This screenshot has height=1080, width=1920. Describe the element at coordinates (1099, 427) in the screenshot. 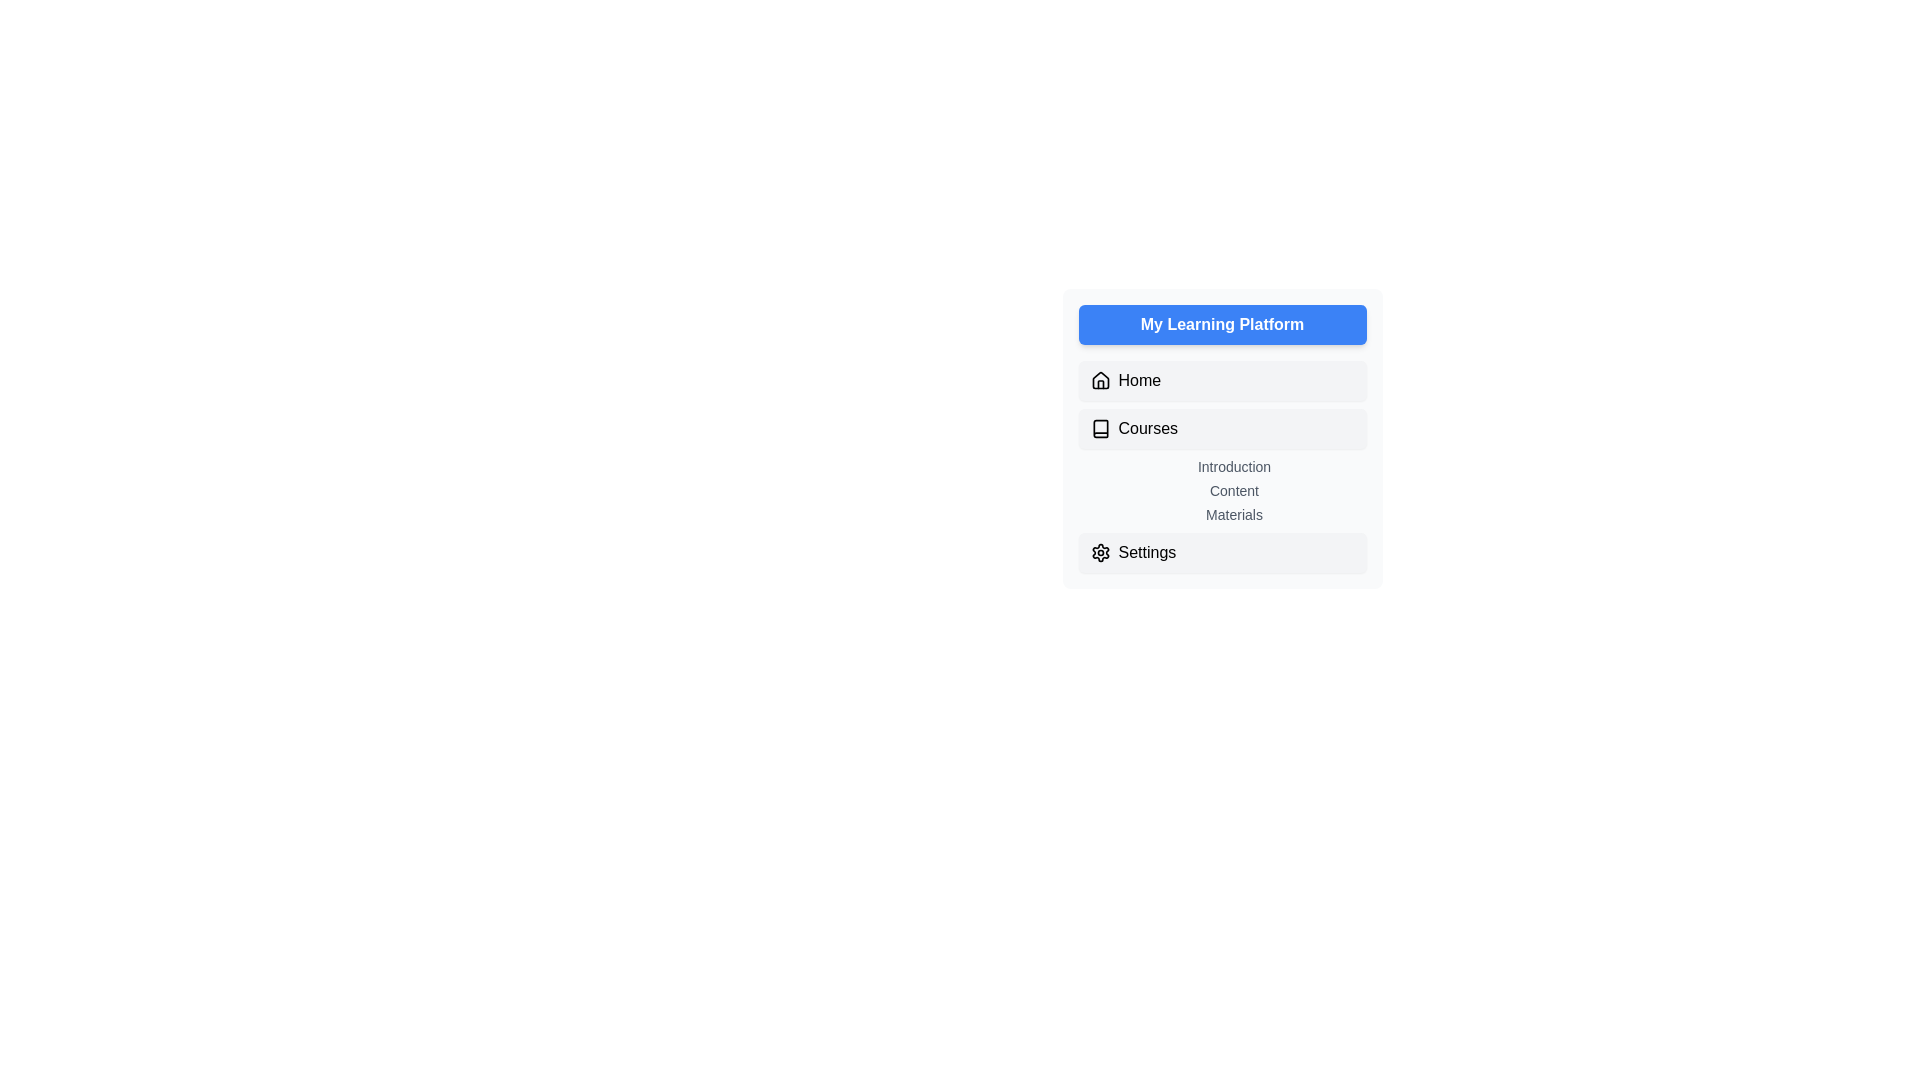

I see `the outlined book icon in the vertical navigation menu, which is the second icon positioned to the left of the 'Courses' label` at that location.